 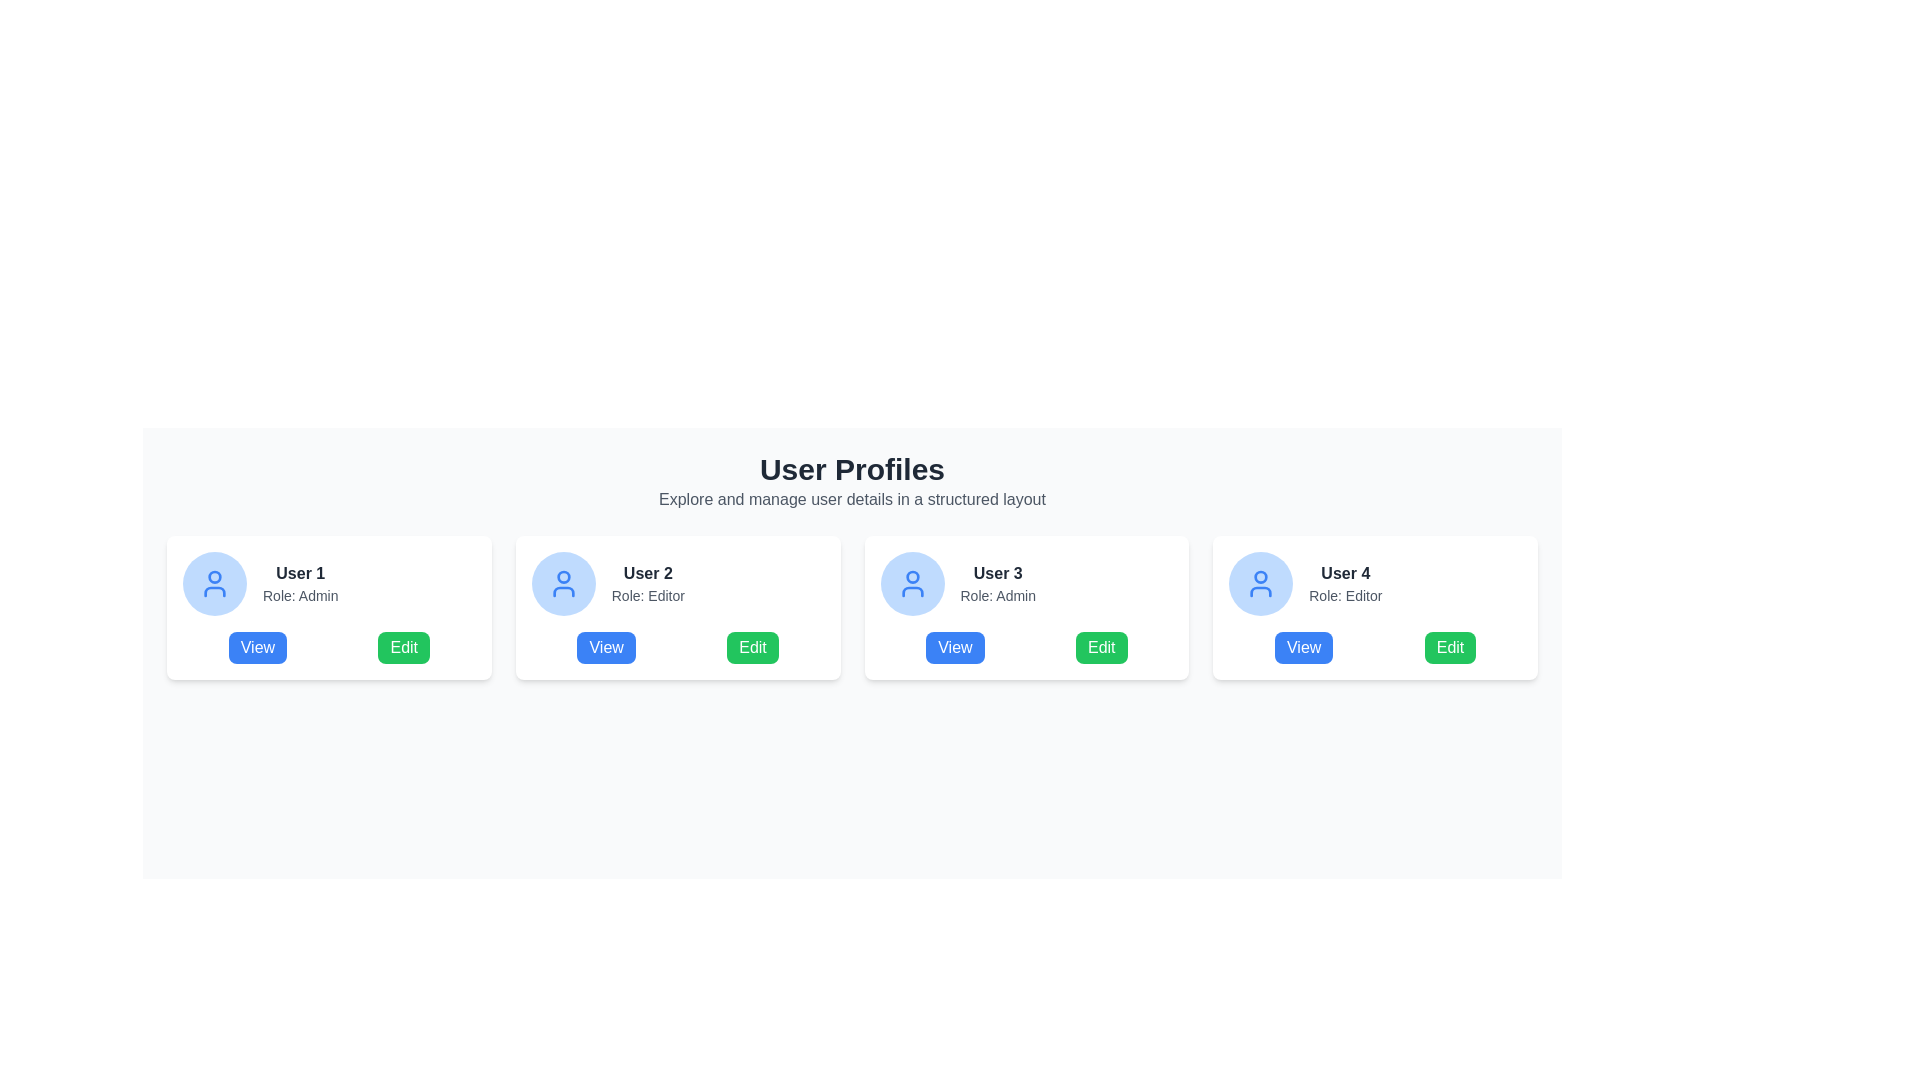 I want to click on the circular user icon, so click(x=215, y=583).